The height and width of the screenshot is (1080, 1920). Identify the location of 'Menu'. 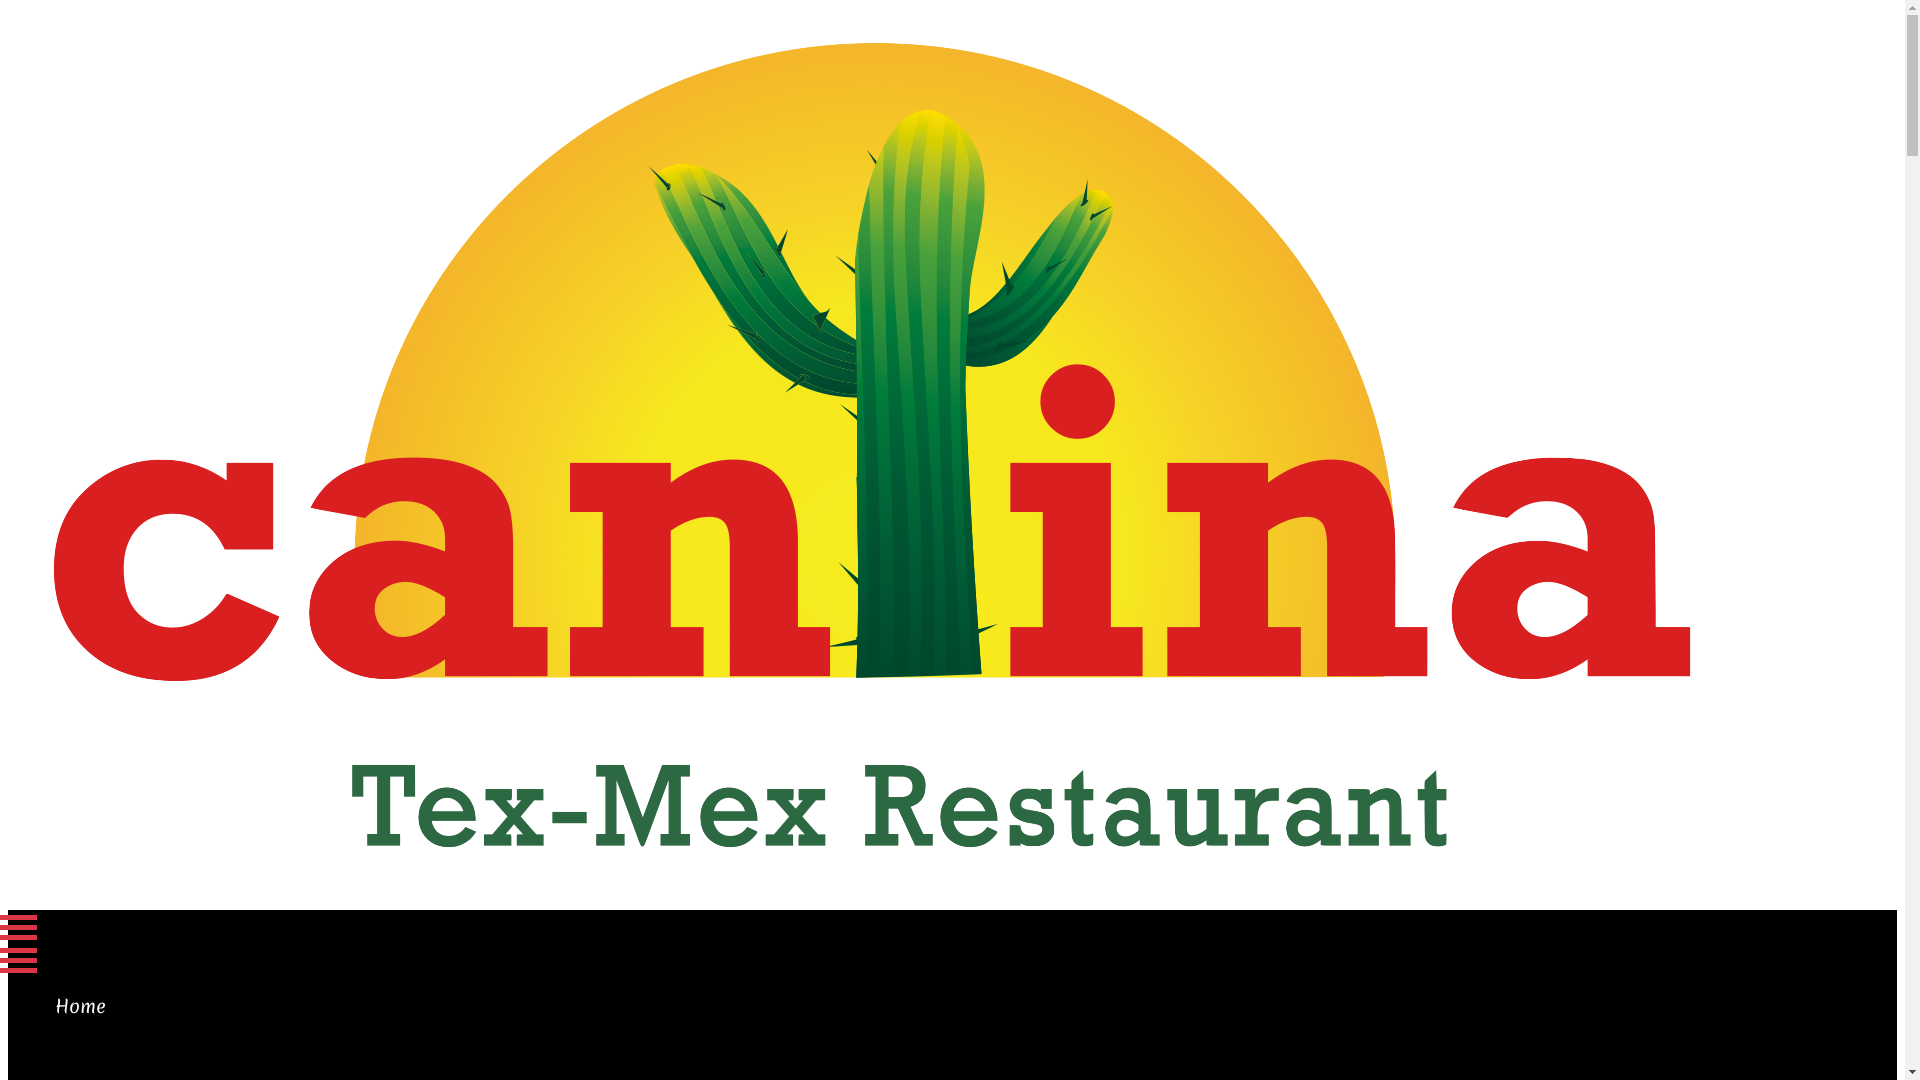
(18, 959).